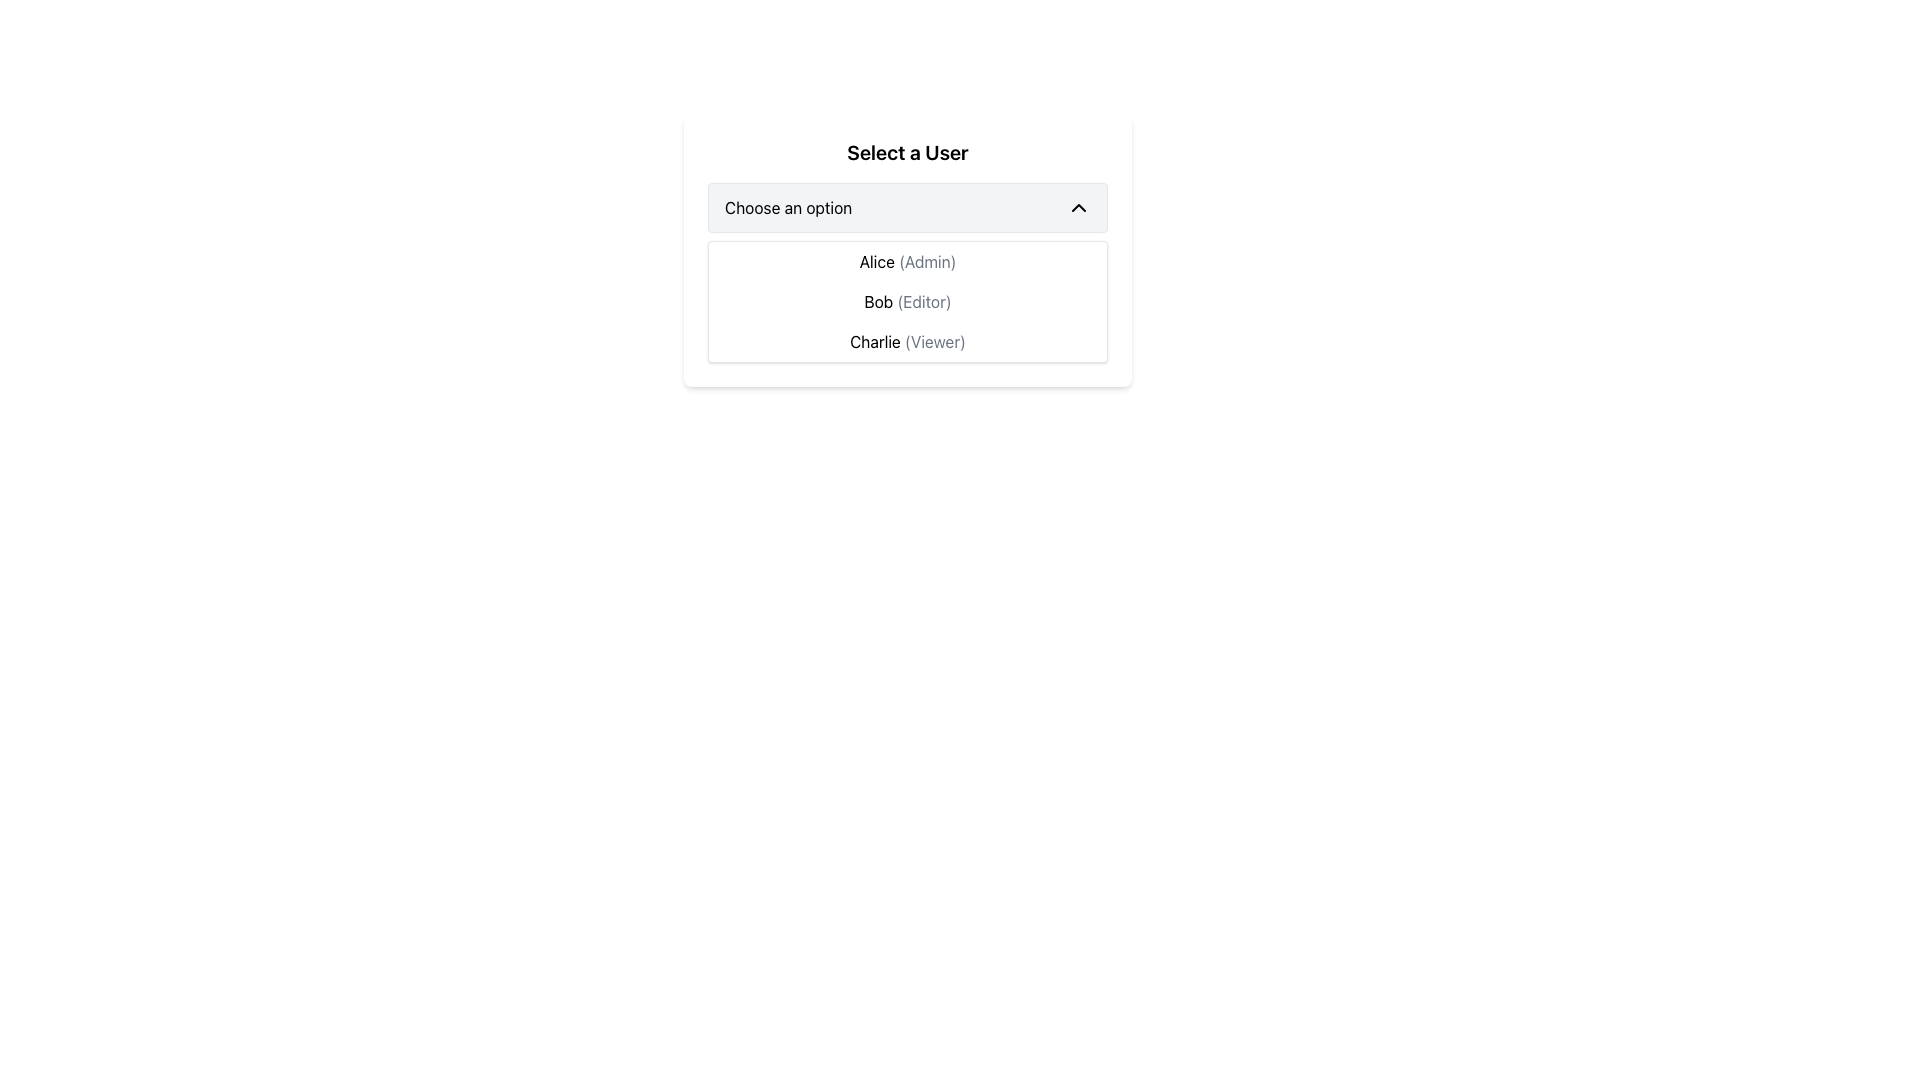 The width and height of the screenshot is (1920, 1080). I want to click on the list item displaying 'Alice (Admin)', so click(906, 261).